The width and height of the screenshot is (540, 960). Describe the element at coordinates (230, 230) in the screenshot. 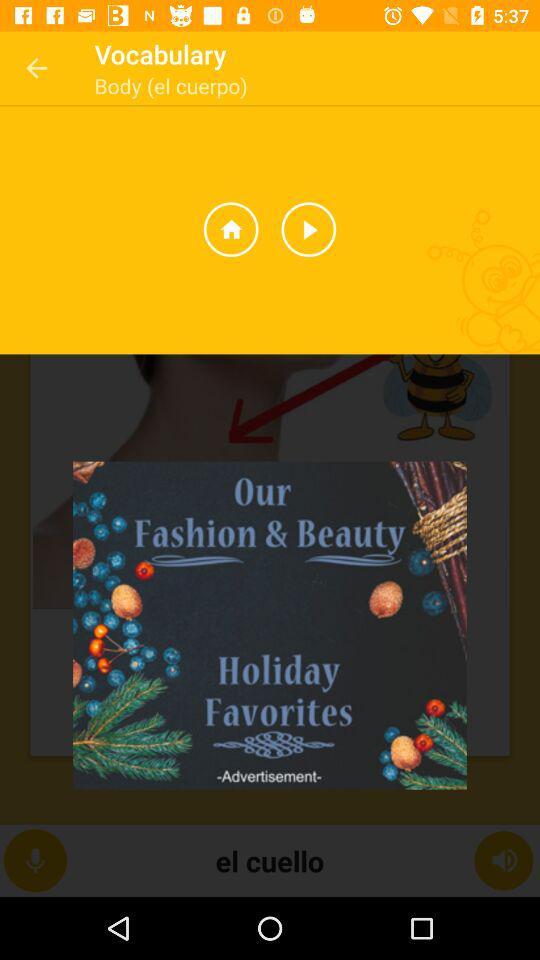

I see `home icon` at that location.